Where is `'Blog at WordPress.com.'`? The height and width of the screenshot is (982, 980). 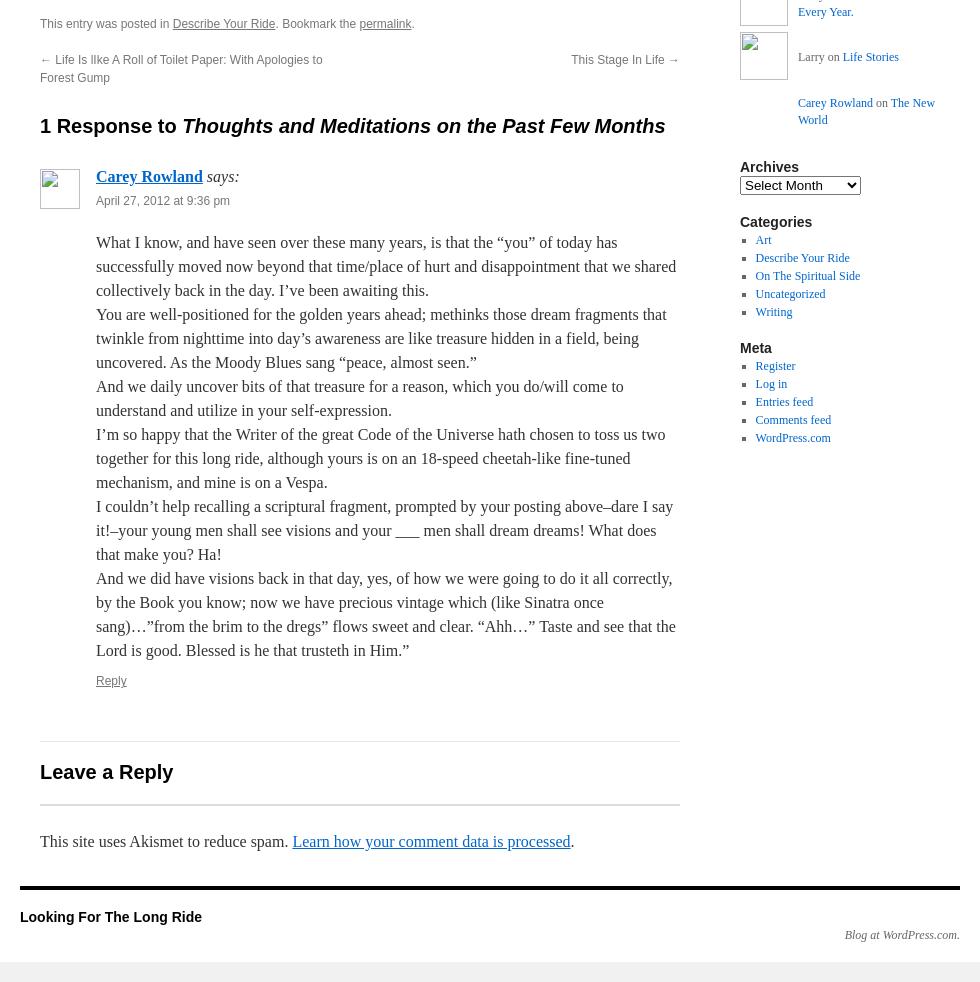 'Blog at WordPress.com.' is located at coordinates (901, 934).